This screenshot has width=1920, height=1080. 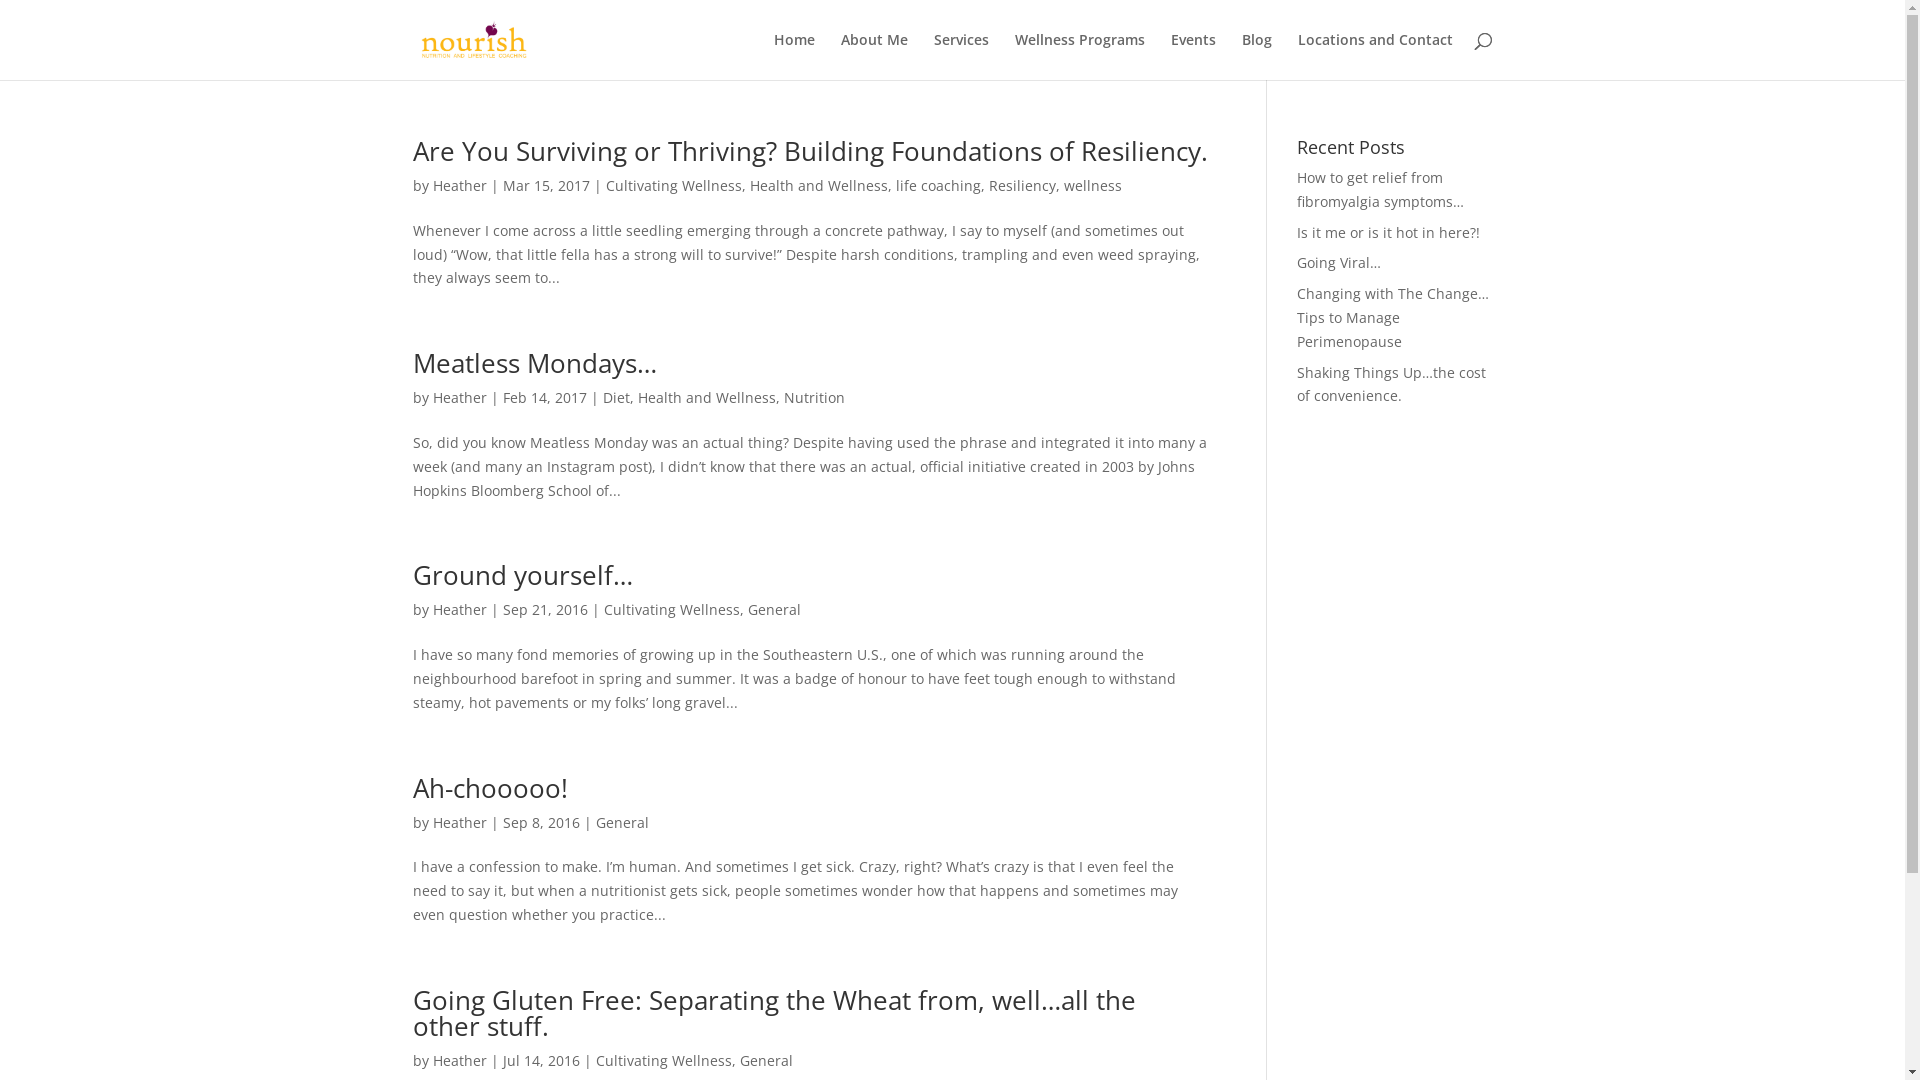 I want to click on 'General', so click(x=765, y=1059).